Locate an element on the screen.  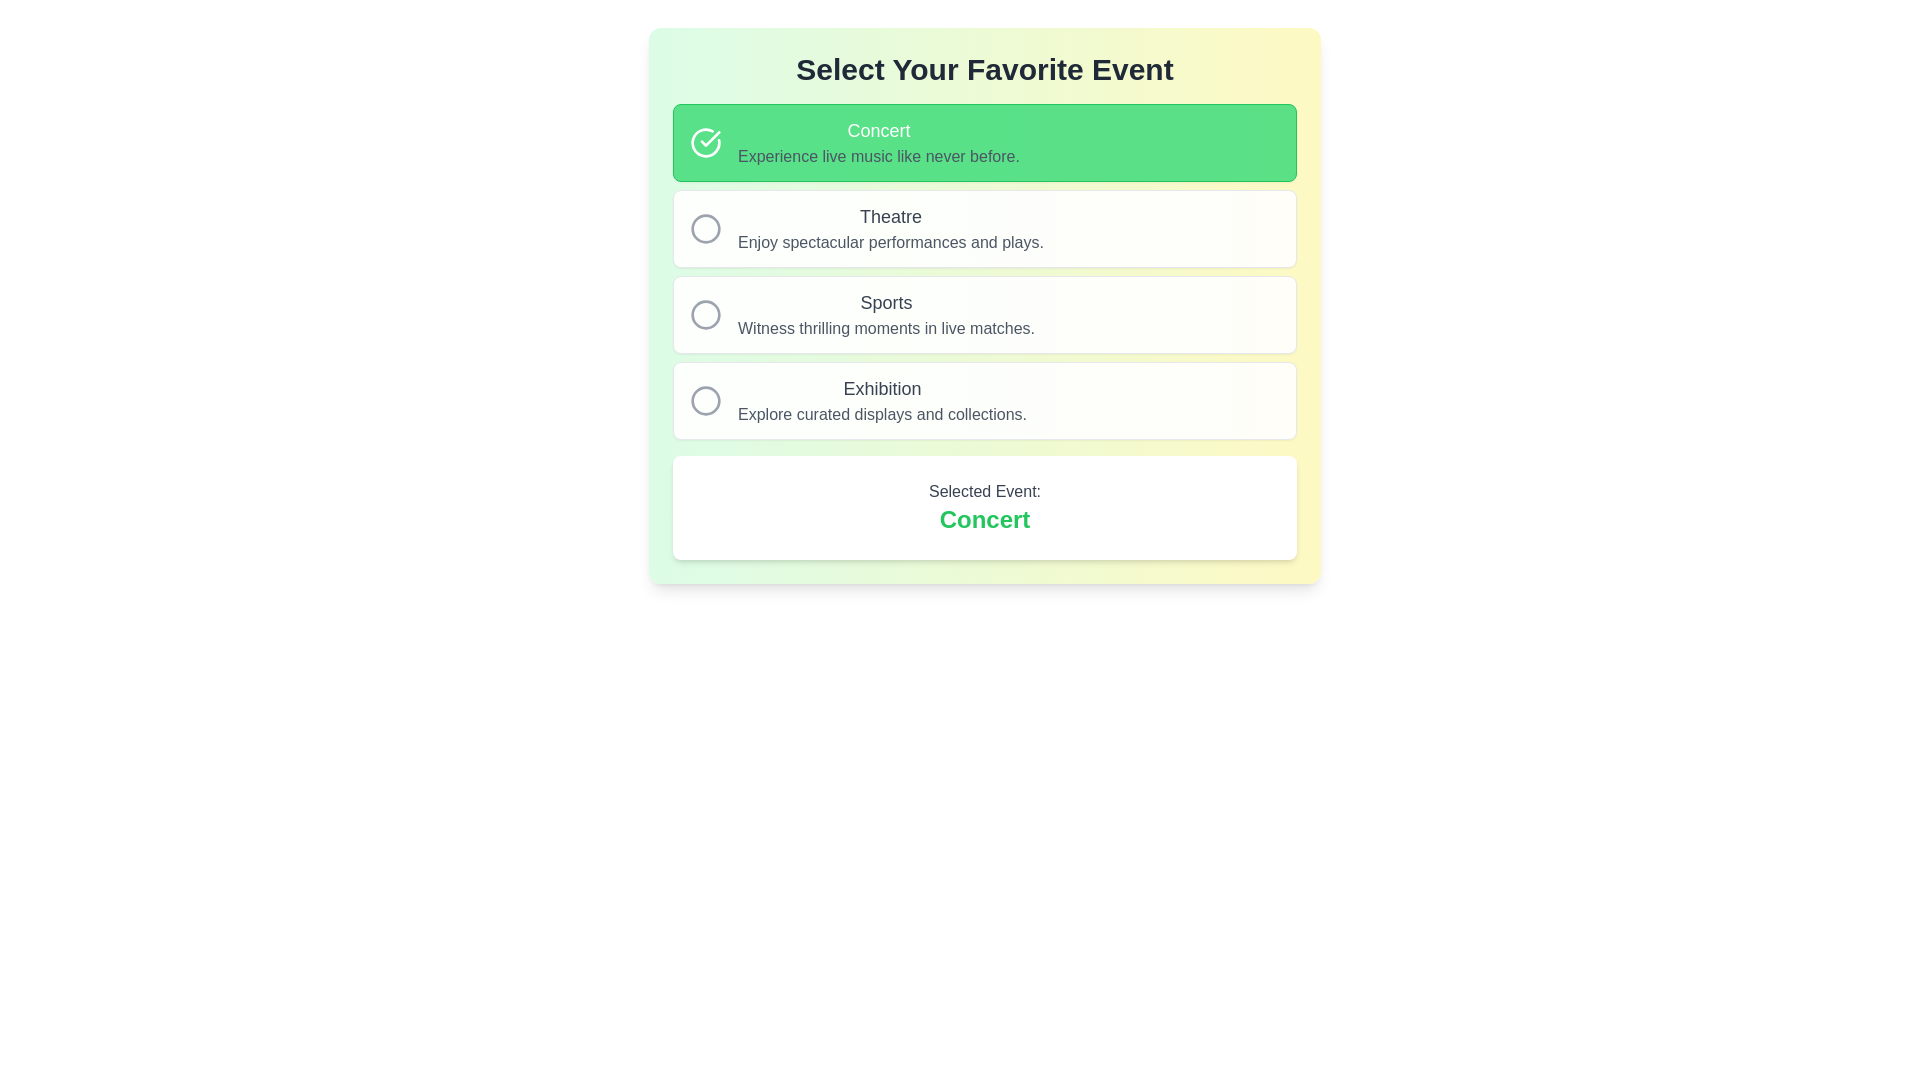
the non-interactive radio button indicator aligned with the 'Exhibition' option in the UI is located at coordinates (705, 401).